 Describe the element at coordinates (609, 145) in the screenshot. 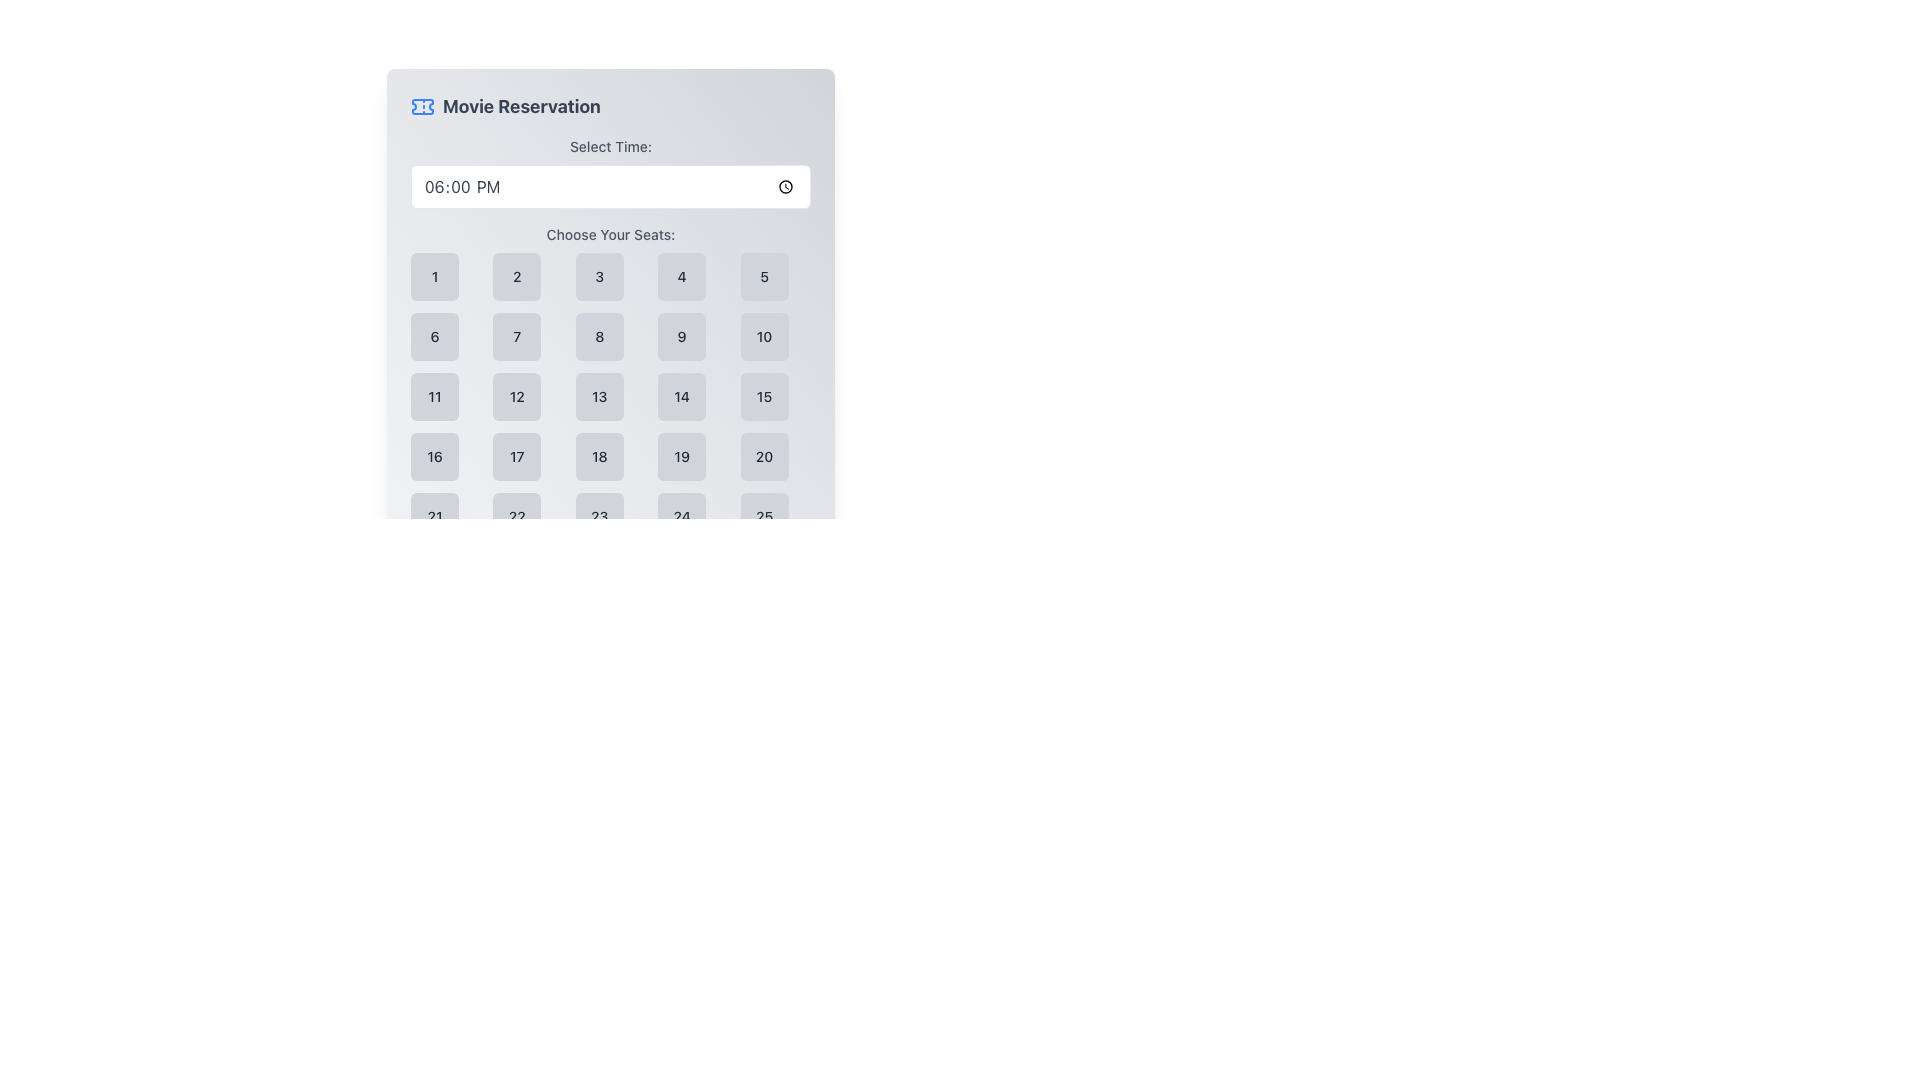

I see `the text label that says 'Select Time:', which is positioned above the time input field and below the 'Movie Reservation' header` at that location.